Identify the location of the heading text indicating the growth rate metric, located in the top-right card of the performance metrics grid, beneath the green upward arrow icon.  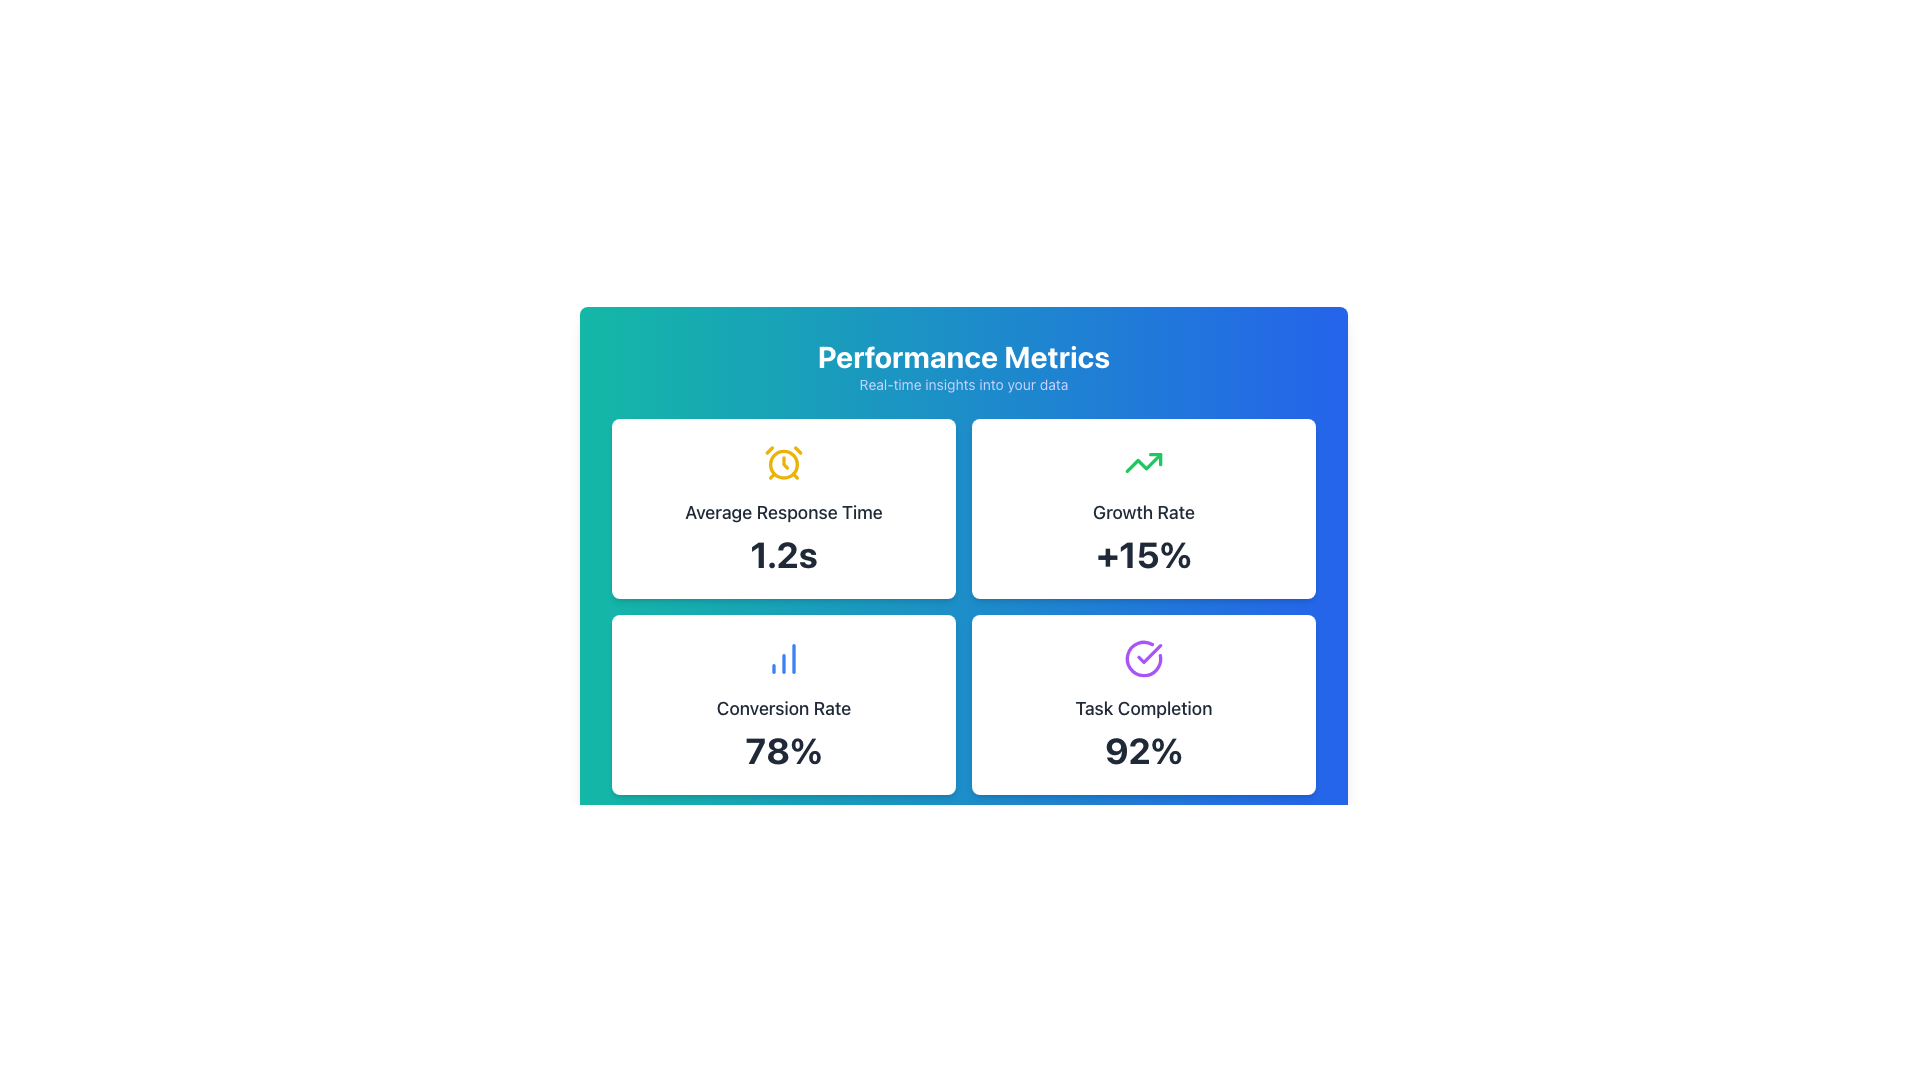
(1143, 512).